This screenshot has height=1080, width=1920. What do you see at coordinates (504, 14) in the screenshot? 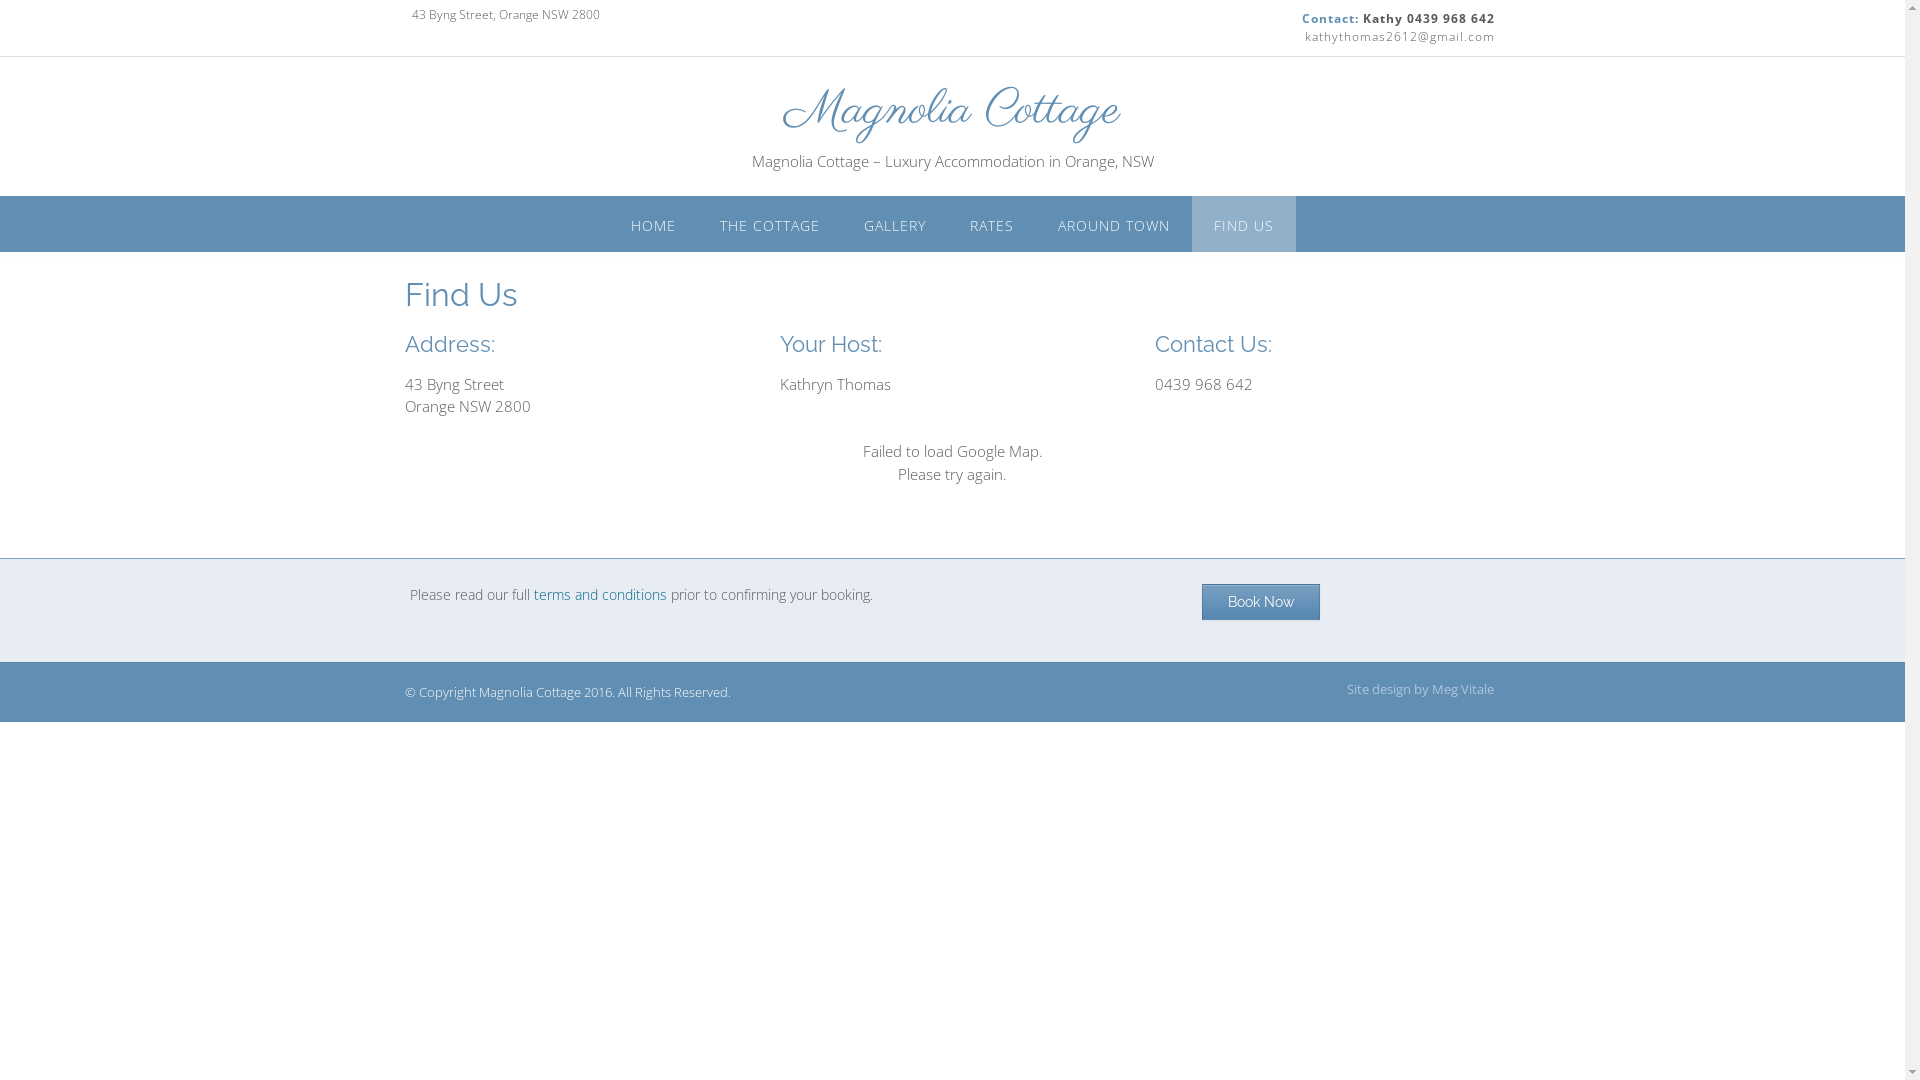
I see `'43 Byng Street, Orange NSW 2800'` at bounding box center [504, 14].